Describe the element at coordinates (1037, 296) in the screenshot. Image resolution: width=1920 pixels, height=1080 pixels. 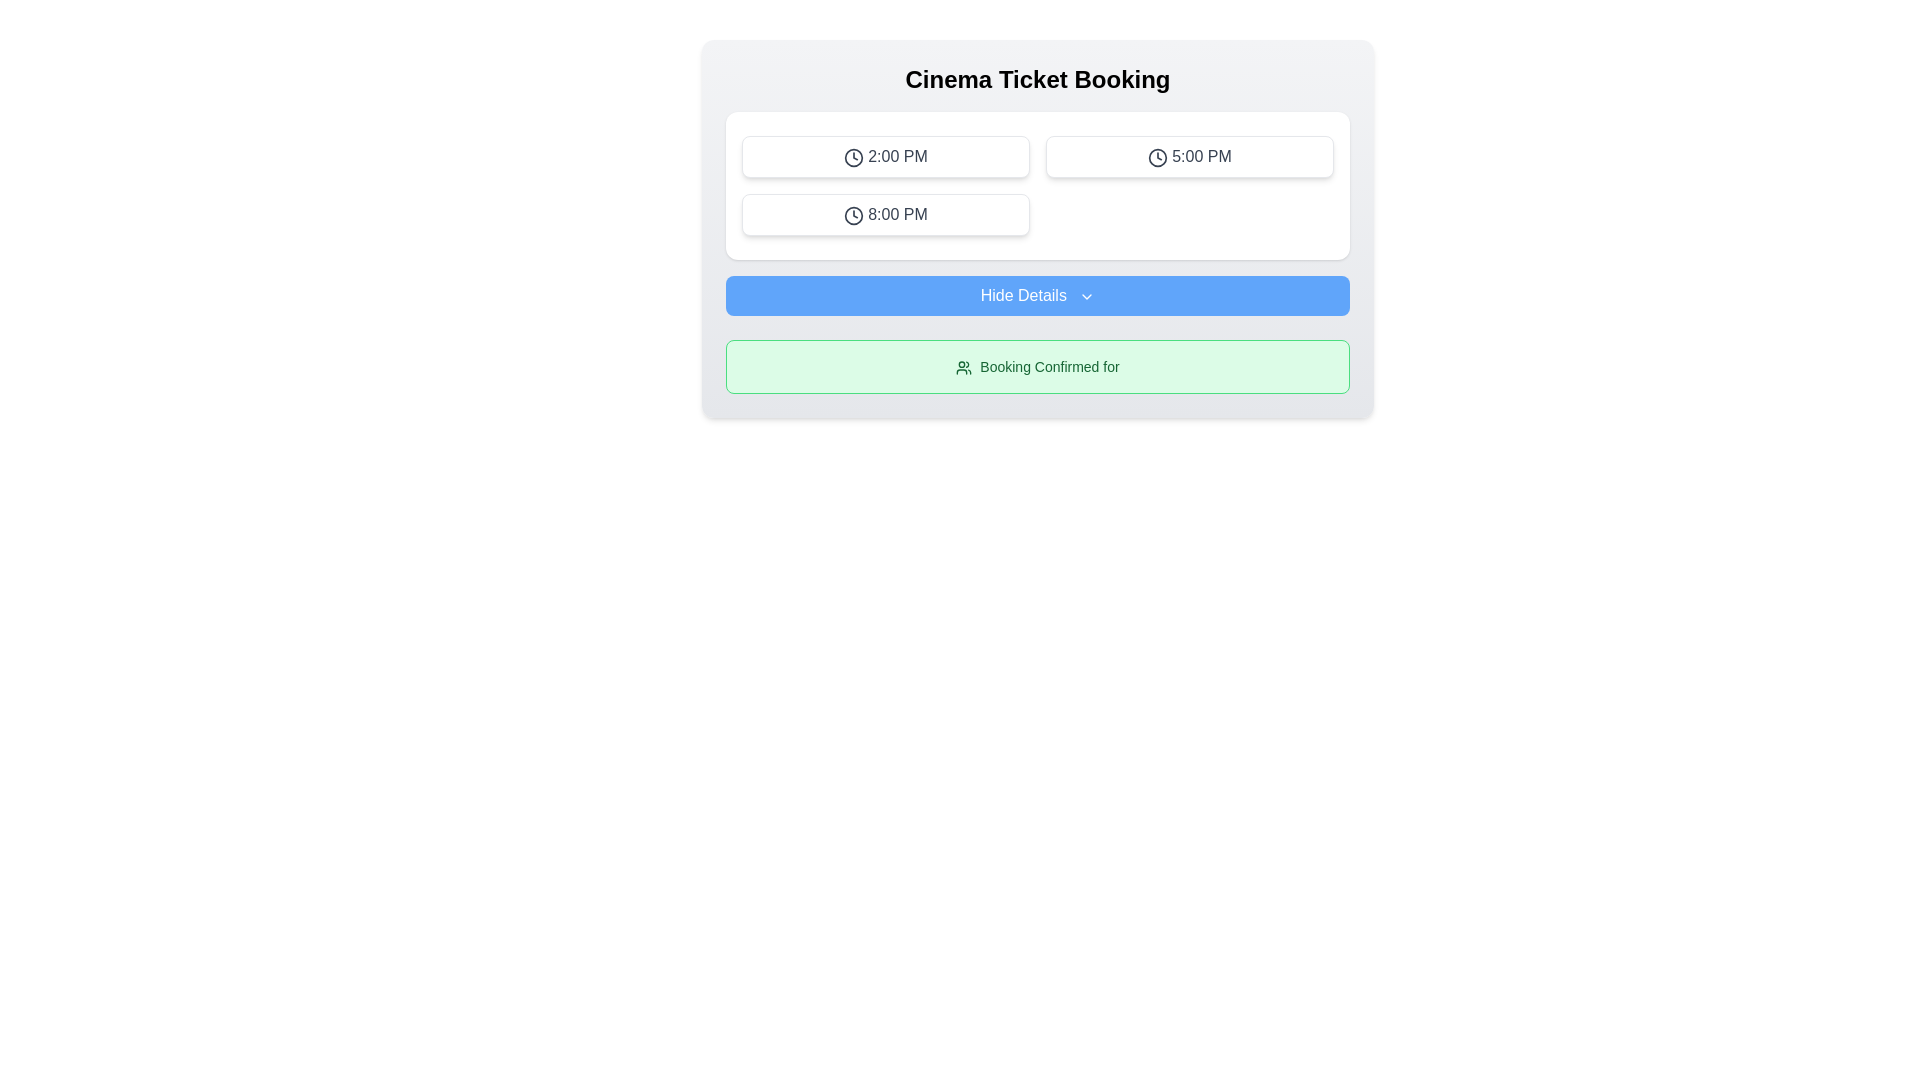
I see `the button below the time slots and above the confirmation message in the cinema booking interface` at that location.